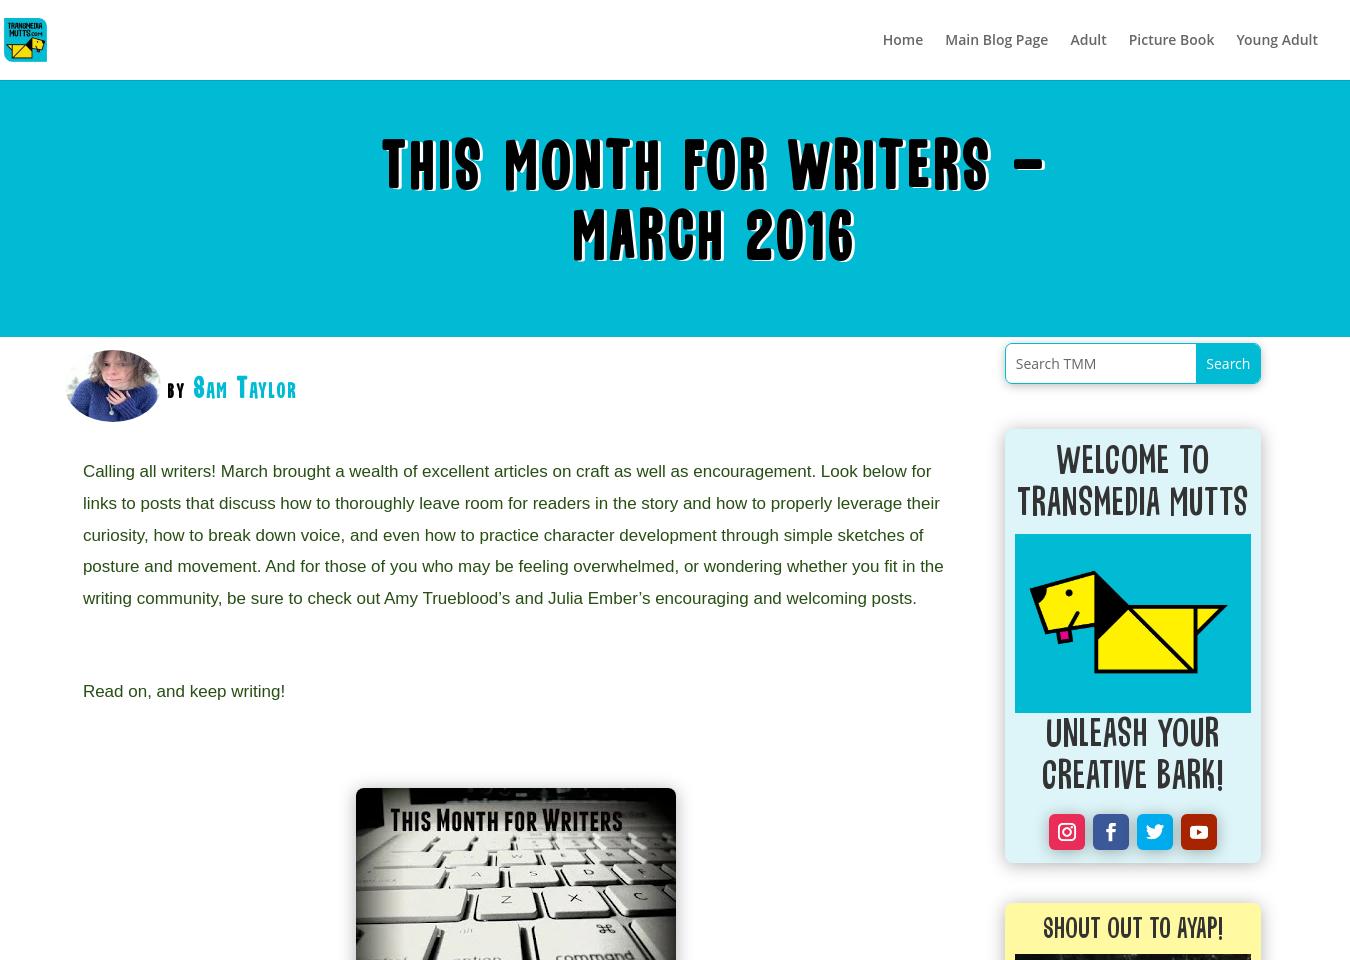 The image size is (1350, 960). I want to click on 'Sam Taylor', so click(244, 386).